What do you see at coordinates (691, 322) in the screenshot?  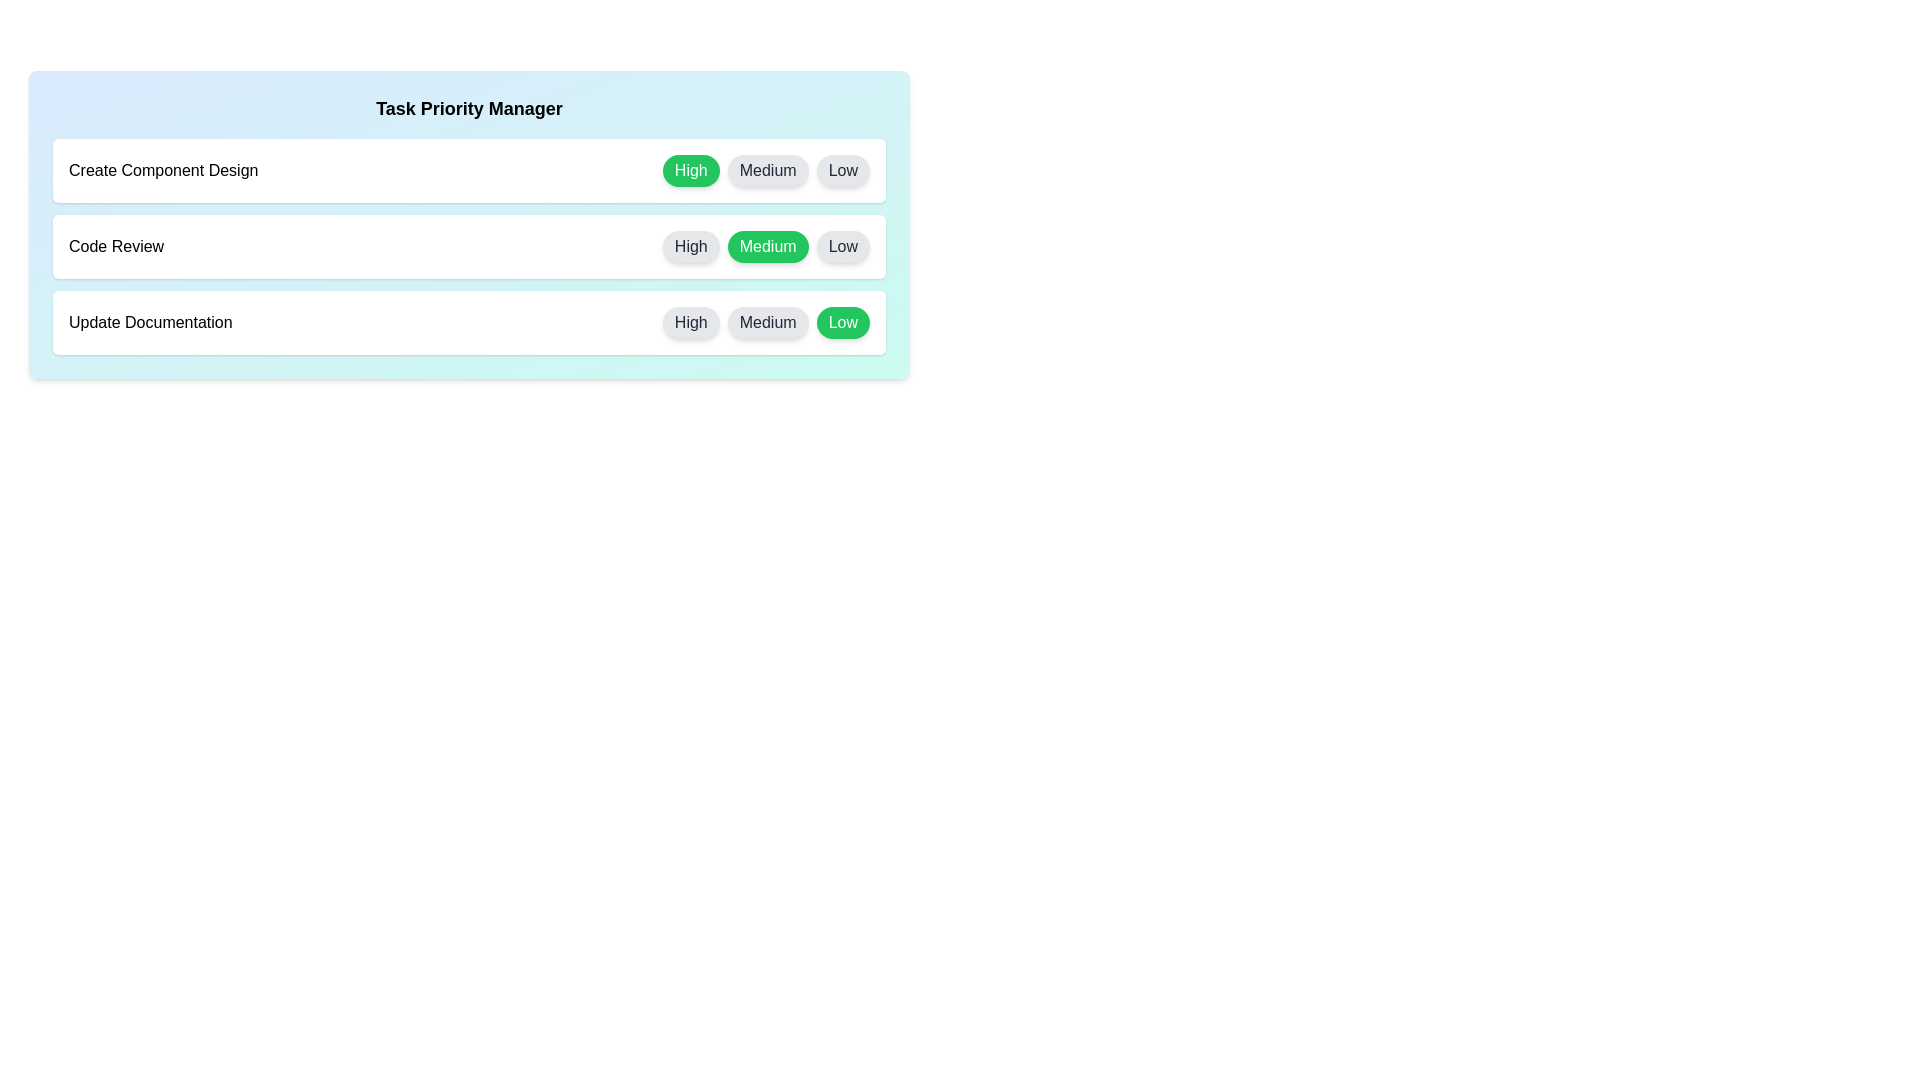 I see `the High button for the task 'Update Documentation' to set its priority` at bounding box center [691, 322].